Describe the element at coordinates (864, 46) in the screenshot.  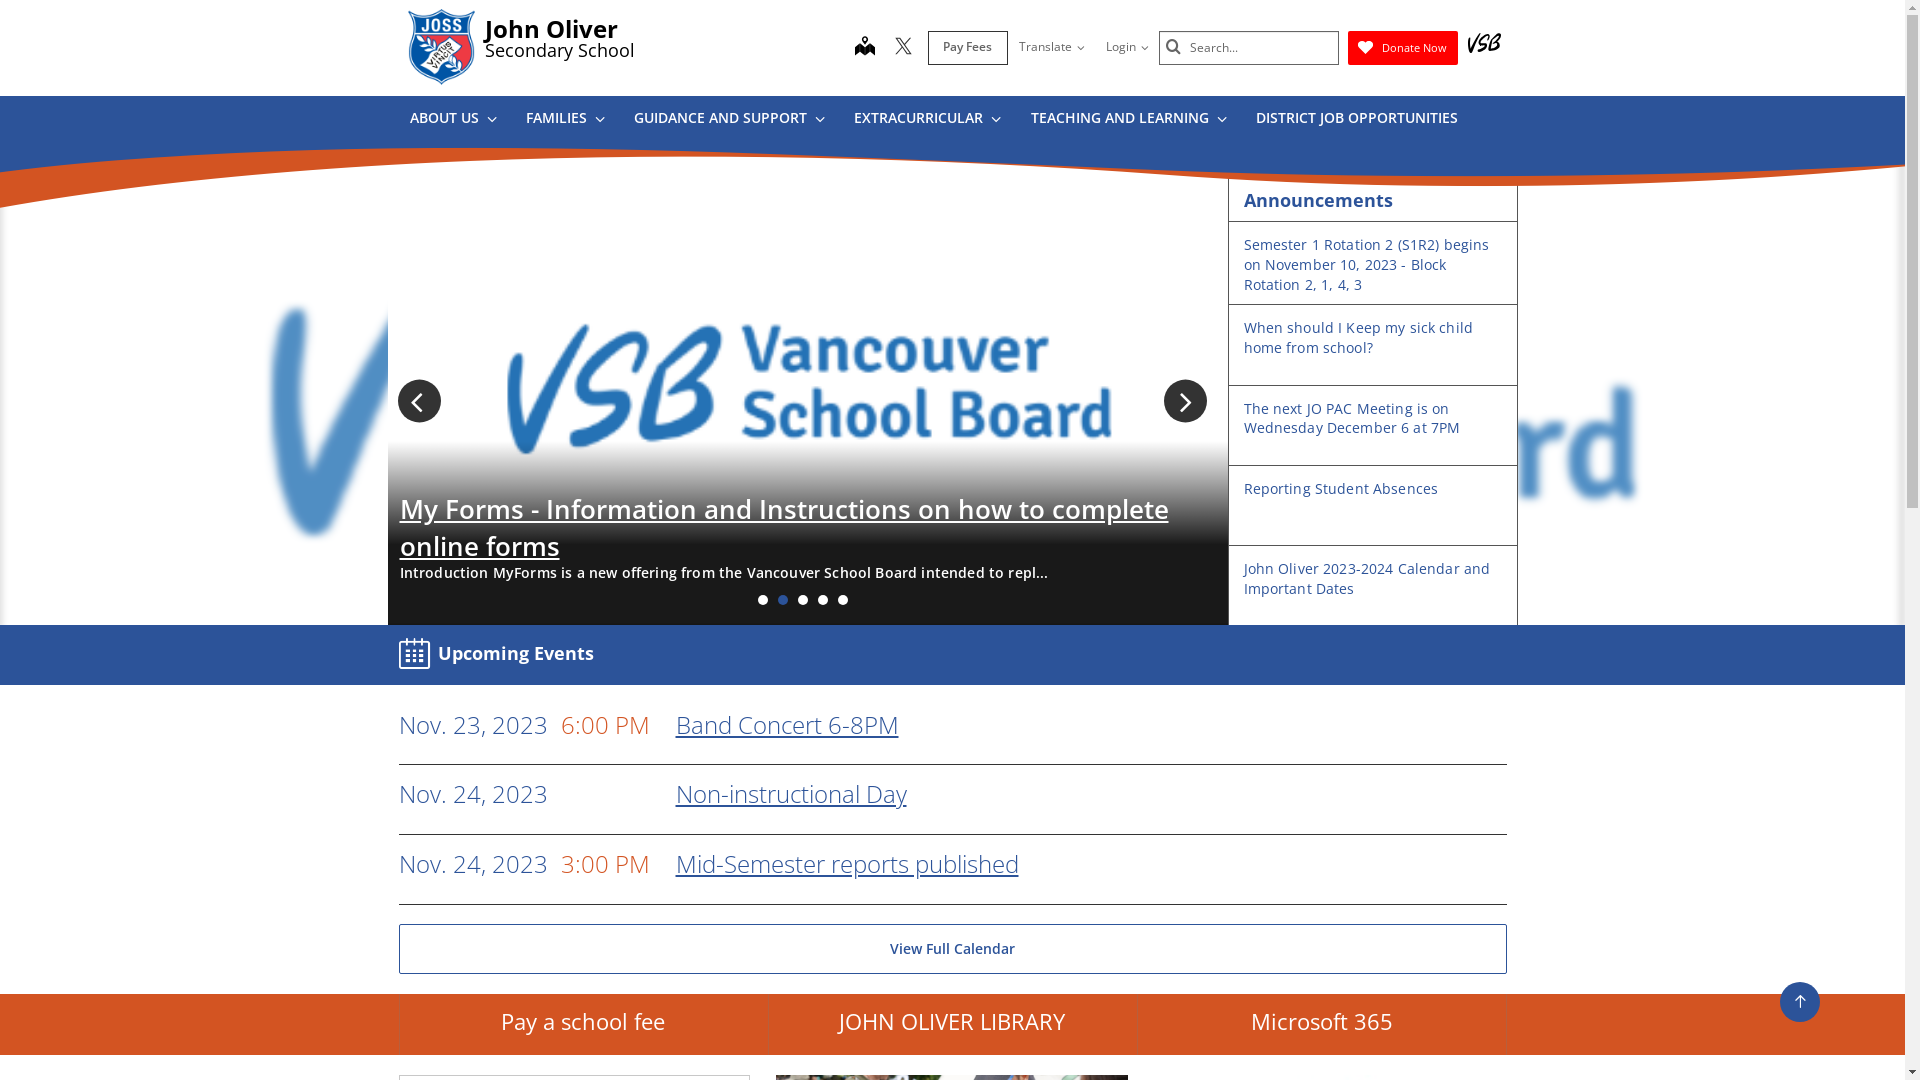
I see `'map'` at that location.